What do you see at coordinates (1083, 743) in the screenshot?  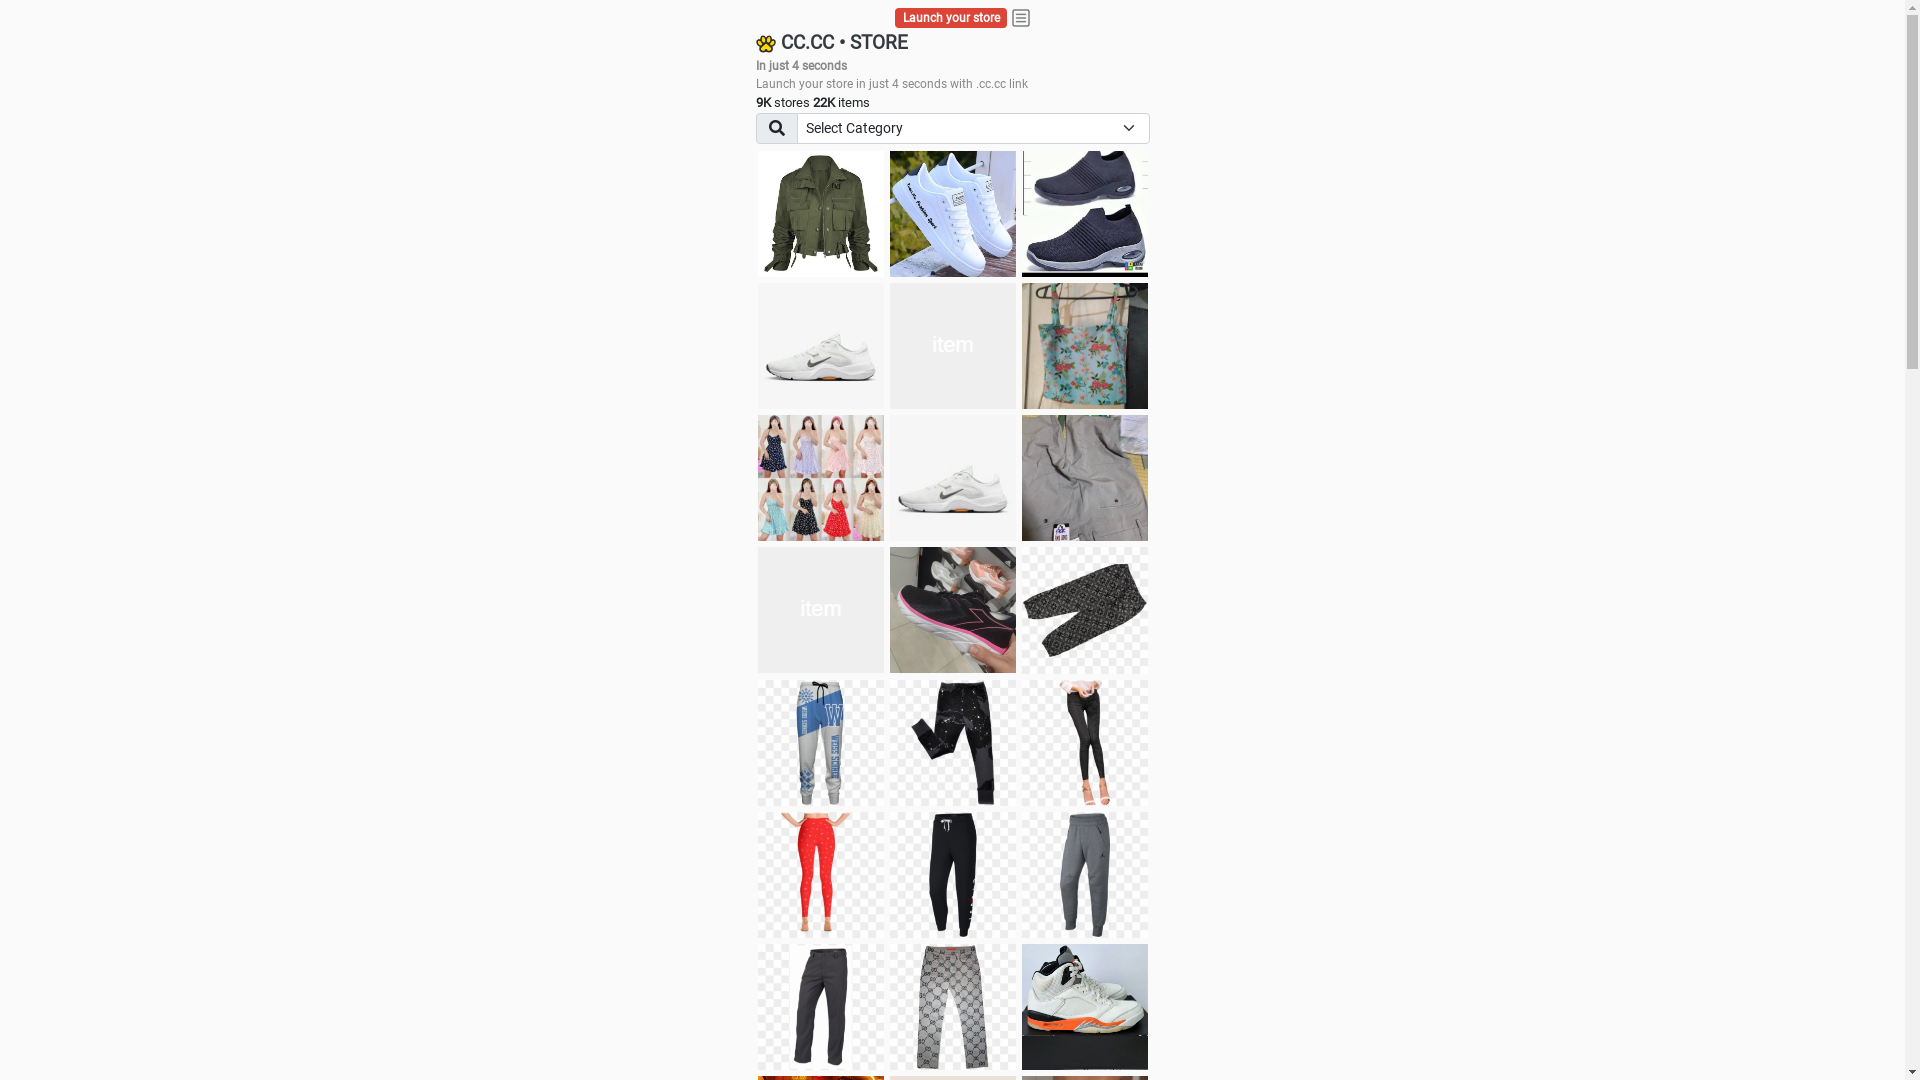 I see `'Pant'` at bounding box center [1083, 743].